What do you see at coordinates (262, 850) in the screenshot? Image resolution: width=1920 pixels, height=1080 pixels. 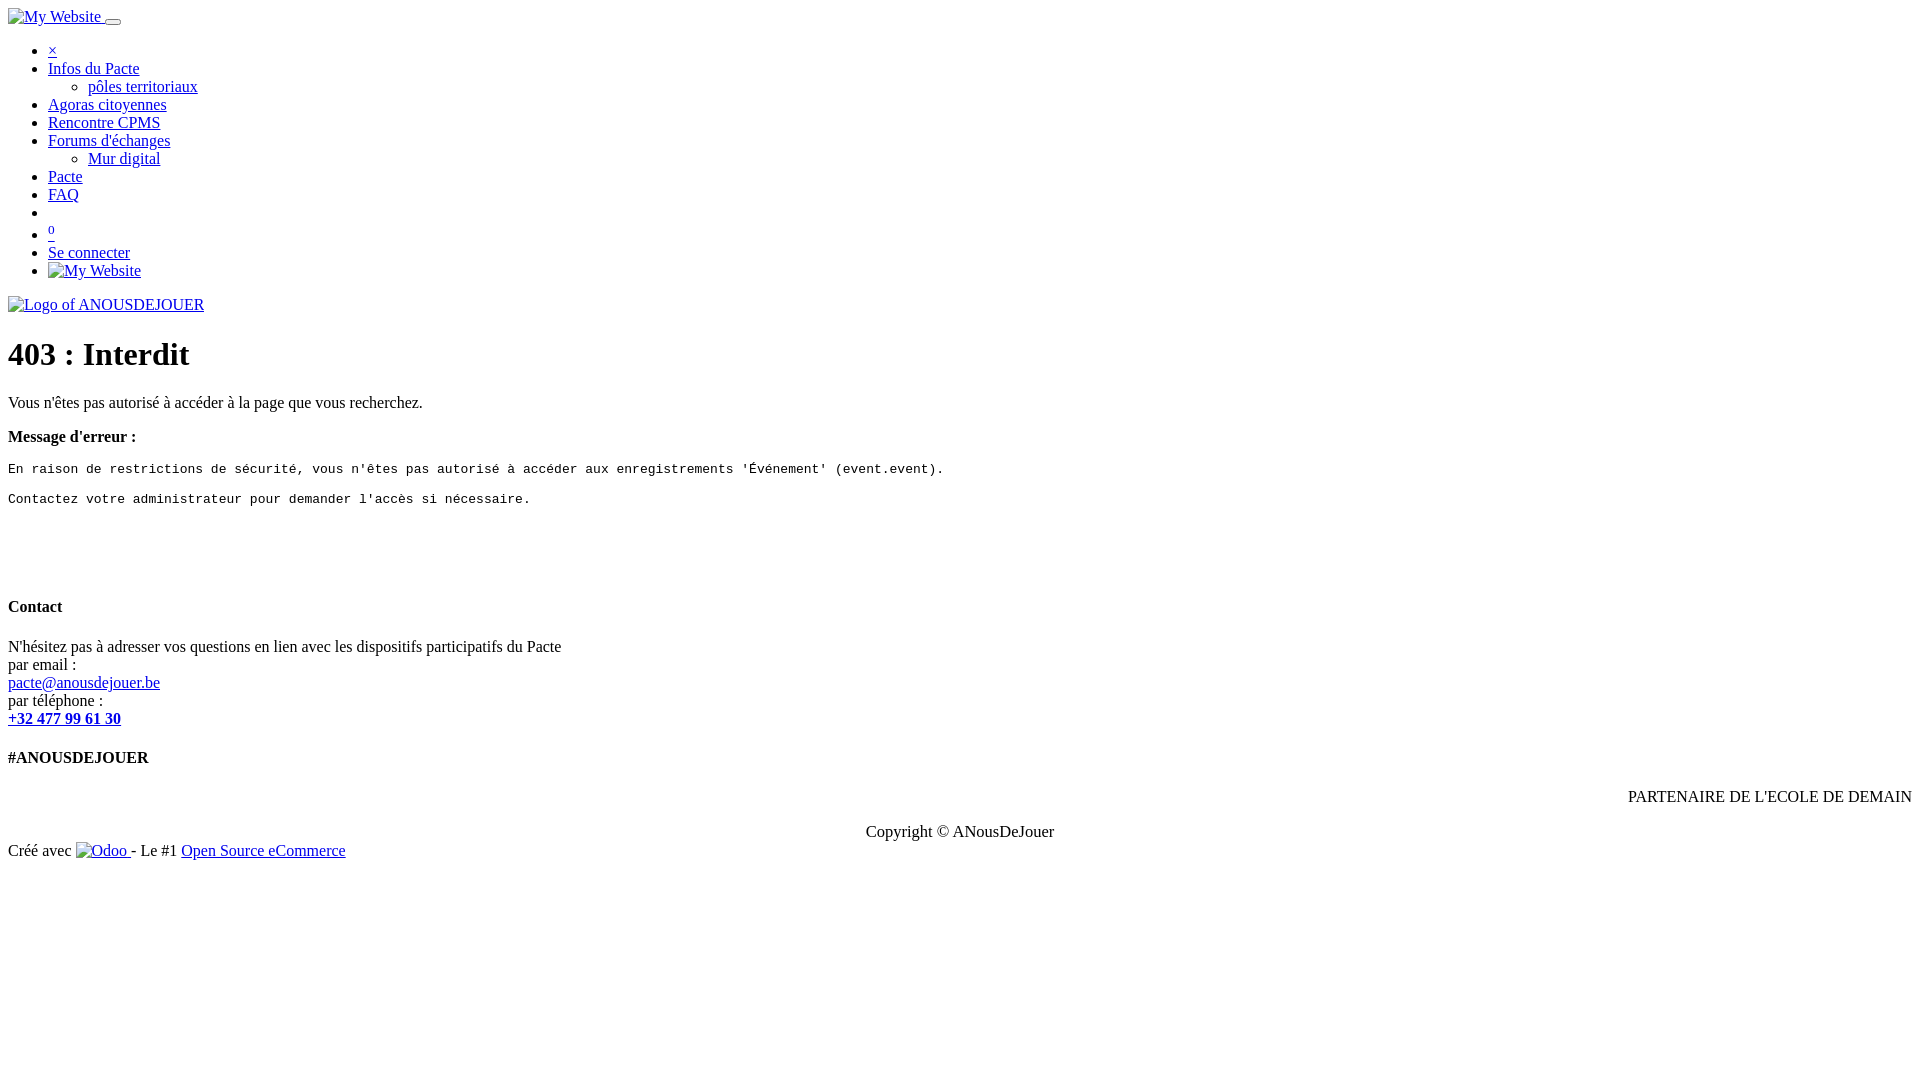 I see `'Open Source eCommerce'` at bounding box center [262, 850].